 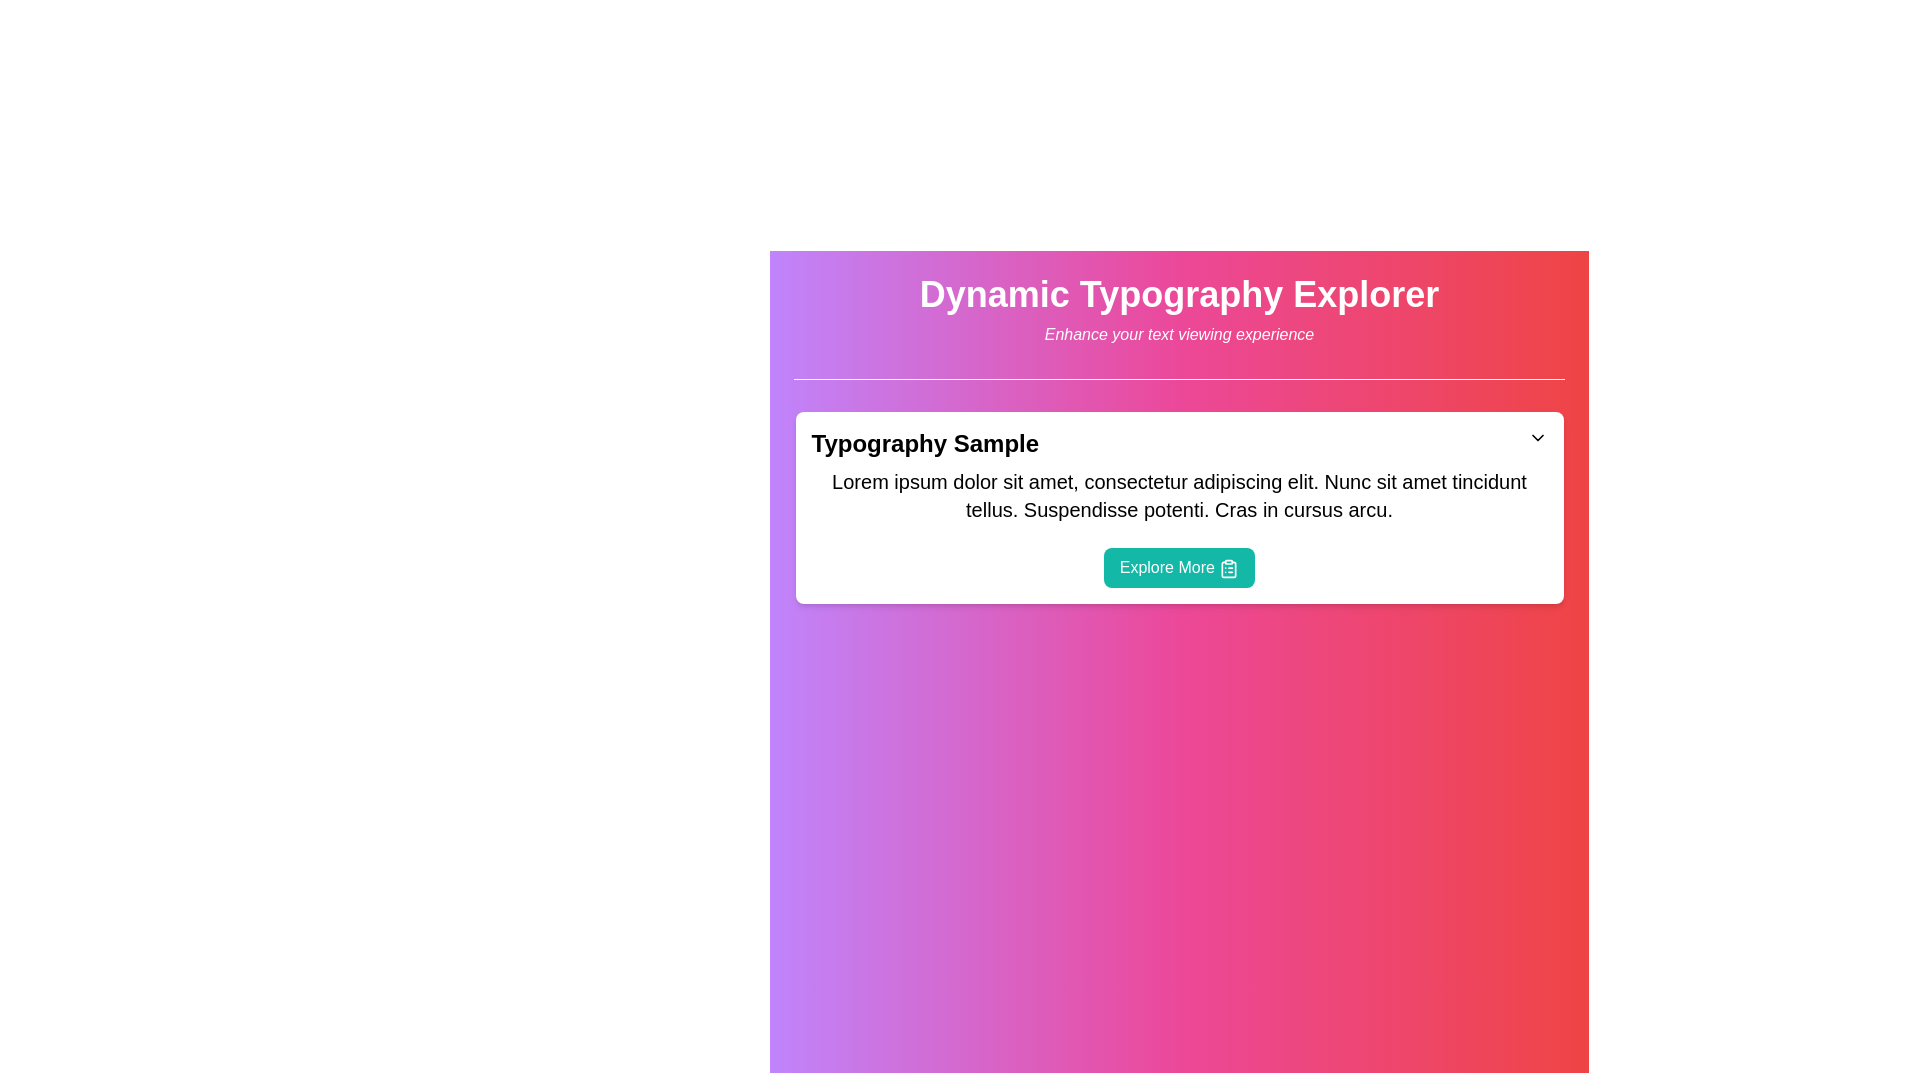 What do you see at coordinates (1228, 569) in the screenshot?
I see `SVG properties of the clipboard icon located inside the 'Explore More' button, which features a minimalist design with thin strokes` at bounding box center [1228, 569].